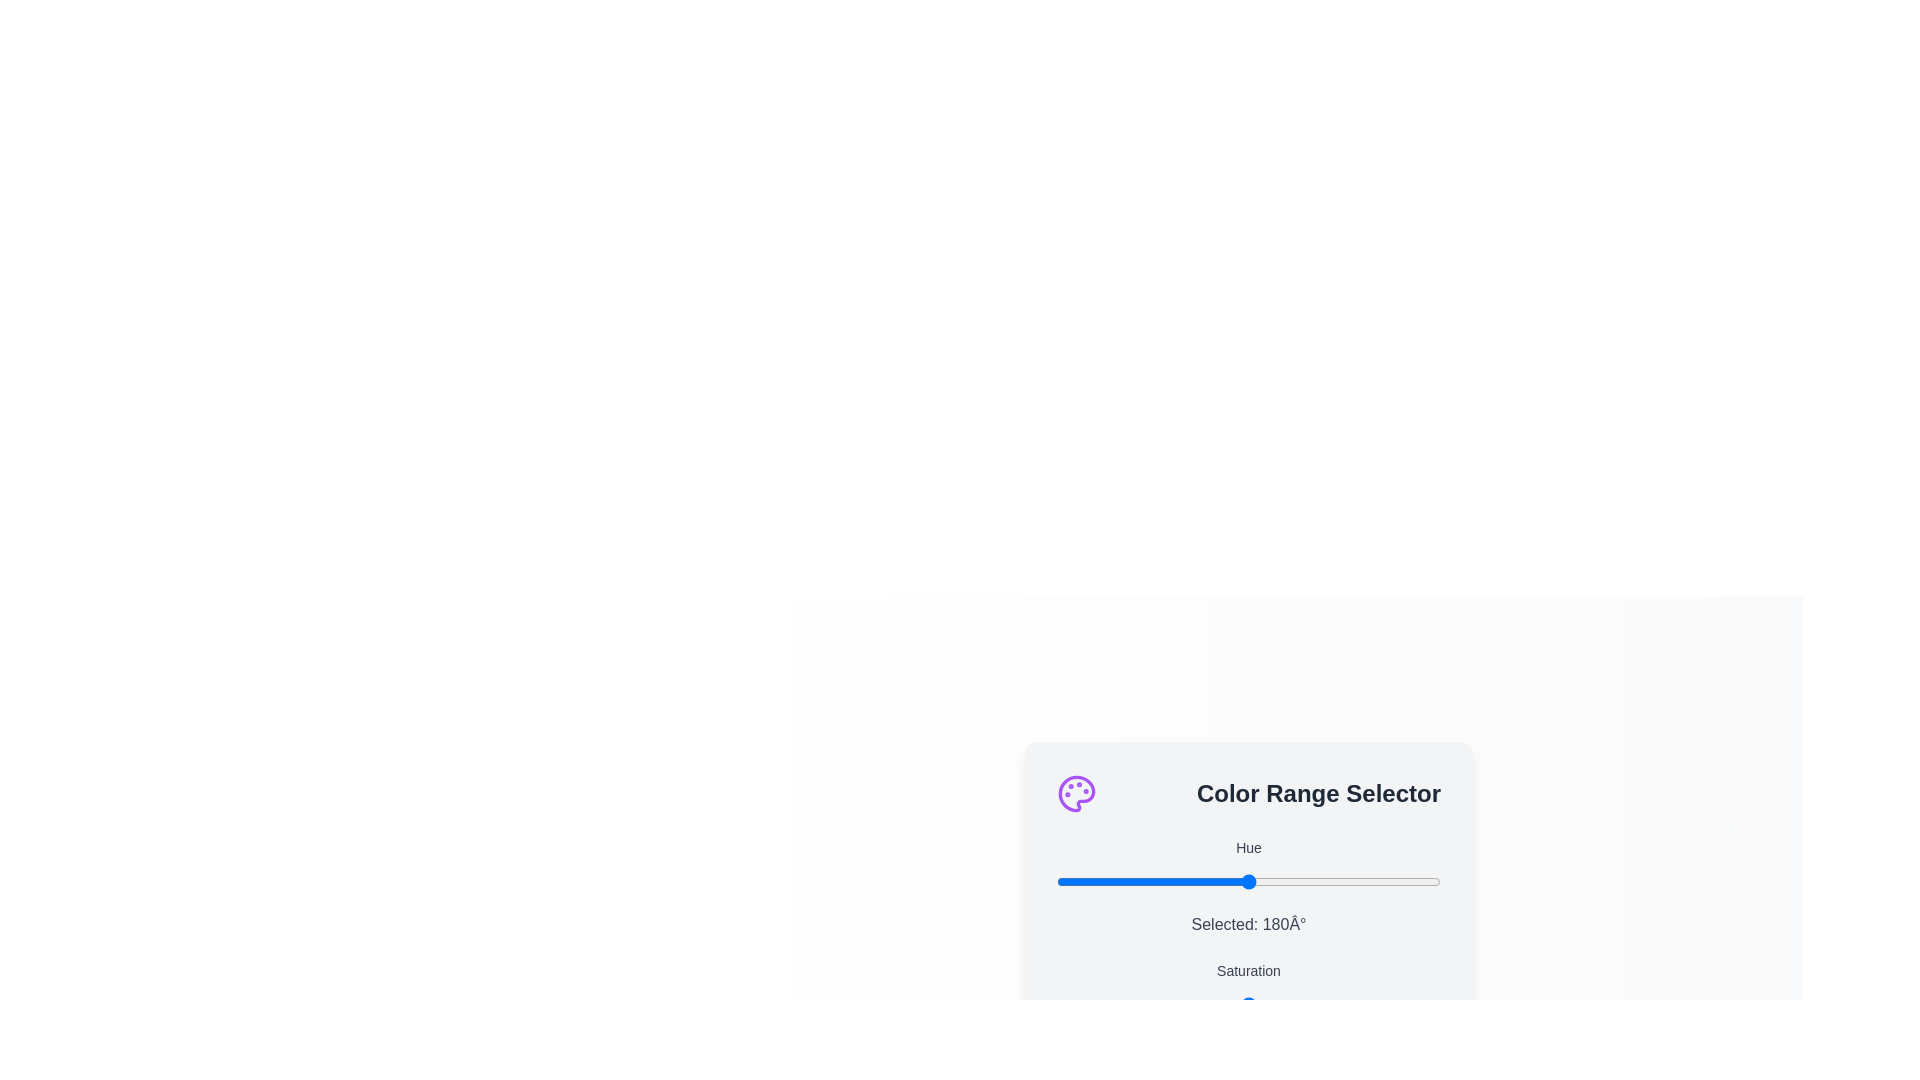 The width and height of the screenshot is (1920, 1080). I want to click on the 'Hue' label, which is styled in small gray text and positioned at the top of the 'Color Range Selector' section, so click(1247, 847).